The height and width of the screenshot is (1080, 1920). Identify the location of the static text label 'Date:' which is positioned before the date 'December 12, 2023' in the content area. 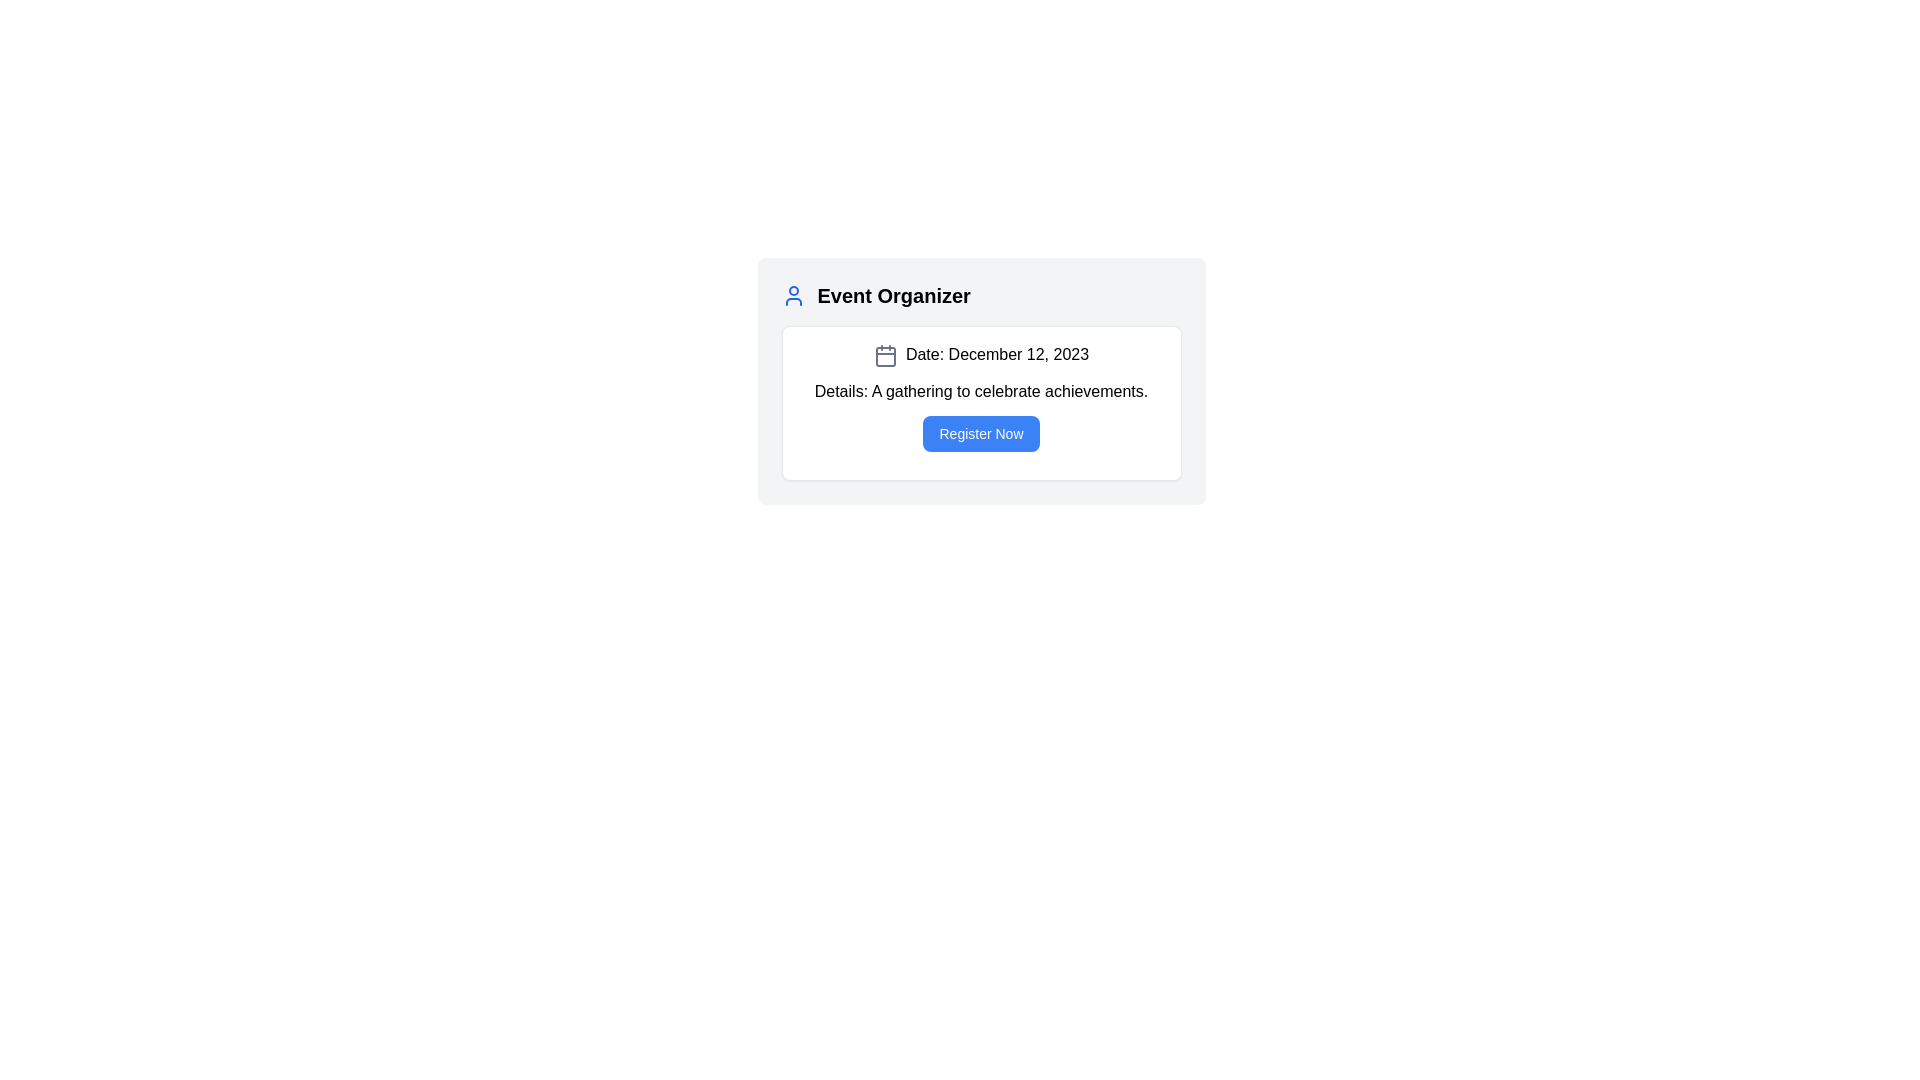
(924, 353).